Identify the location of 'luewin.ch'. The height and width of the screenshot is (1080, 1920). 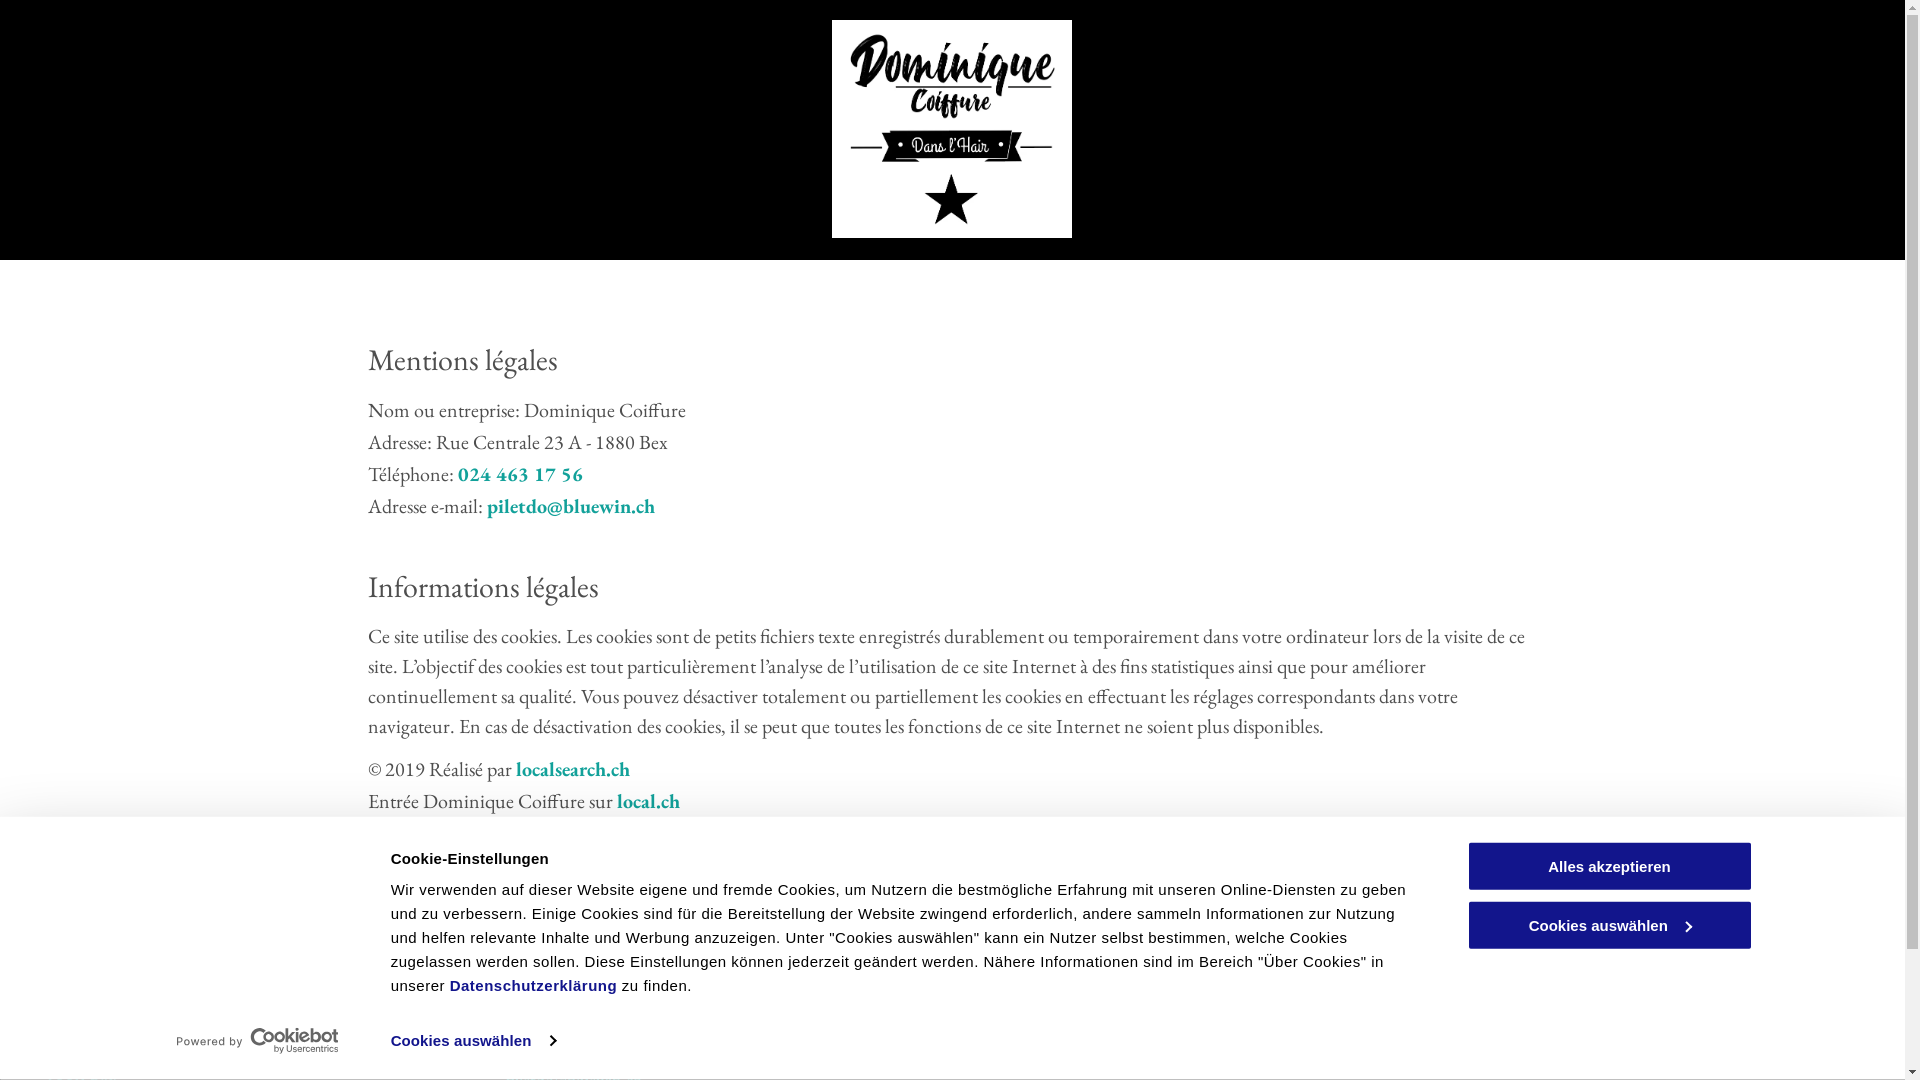
(613, 504).